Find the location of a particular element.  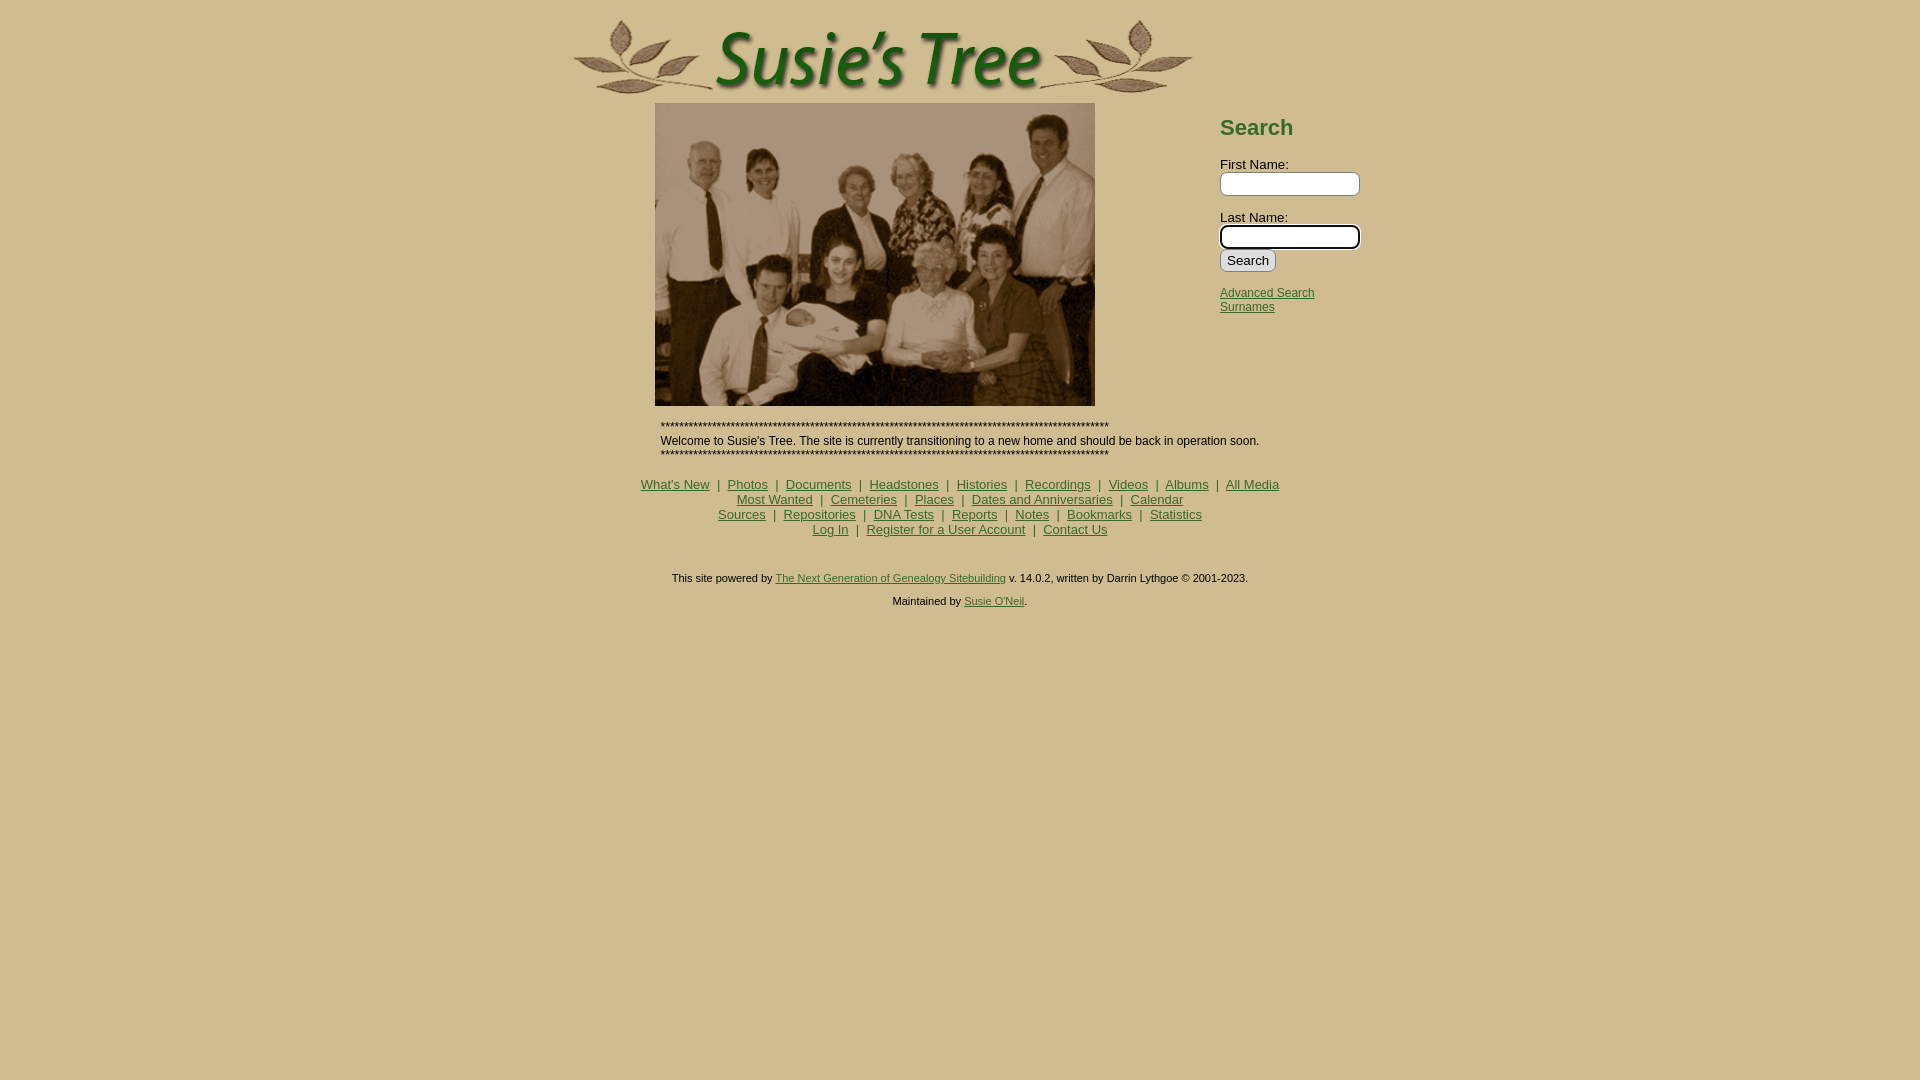

'Places' is located at coordinates (914, 498).